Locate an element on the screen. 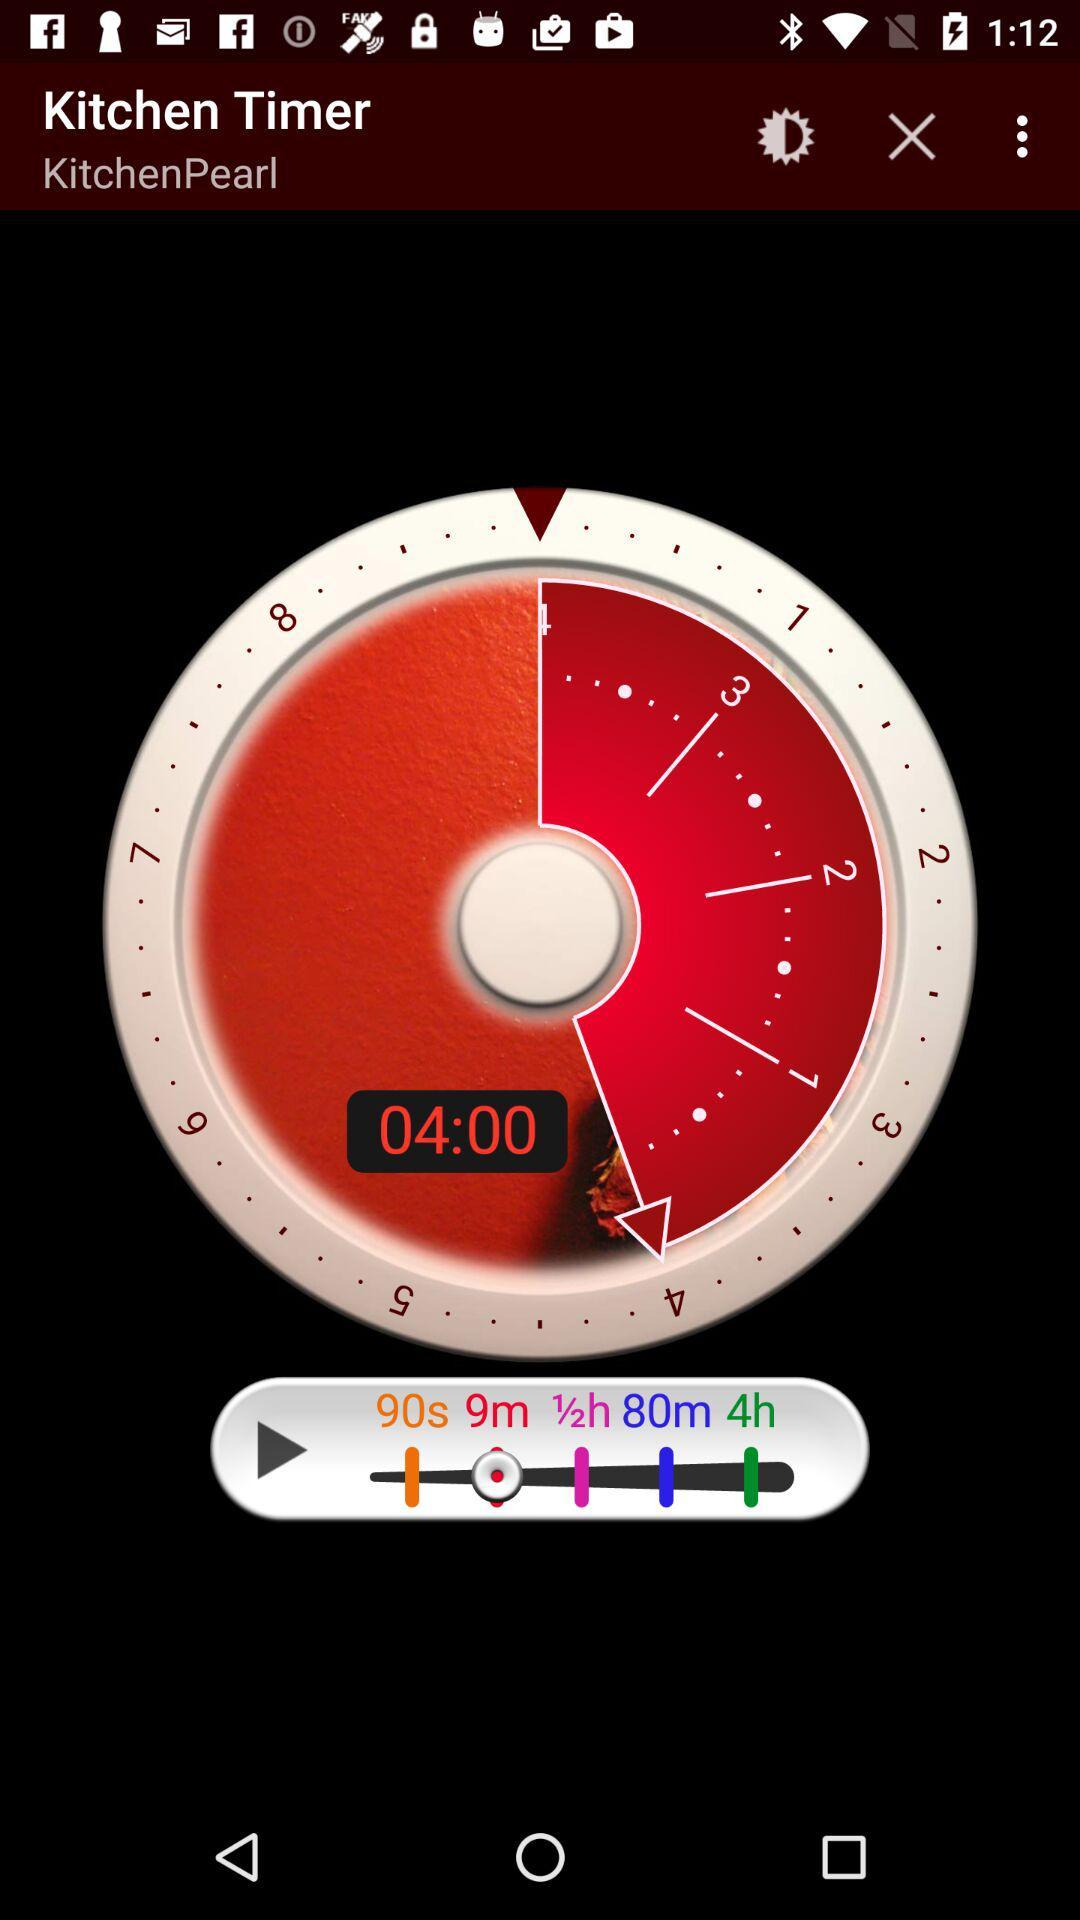  the play icon is located at coordinates (282, 1449).